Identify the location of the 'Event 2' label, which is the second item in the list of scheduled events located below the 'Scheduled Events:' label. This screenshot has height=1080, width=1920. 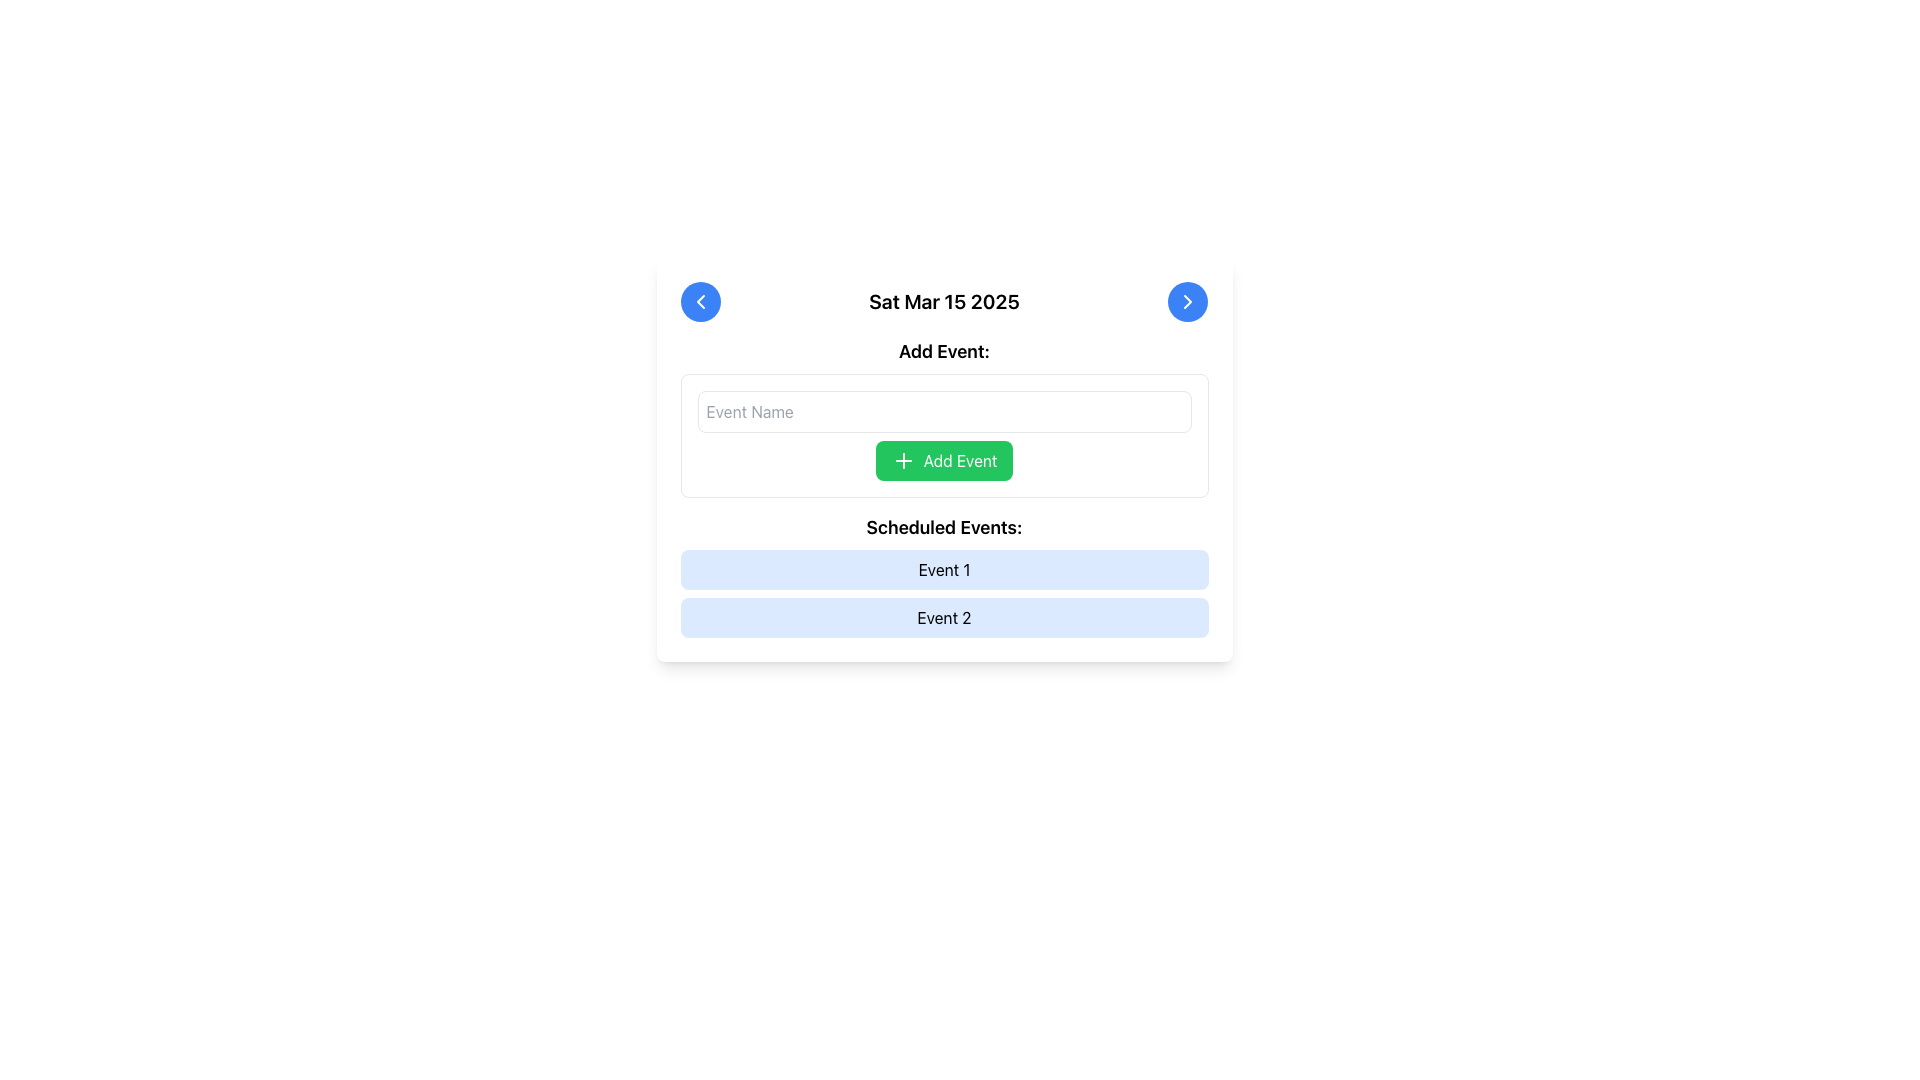
(943, 616).